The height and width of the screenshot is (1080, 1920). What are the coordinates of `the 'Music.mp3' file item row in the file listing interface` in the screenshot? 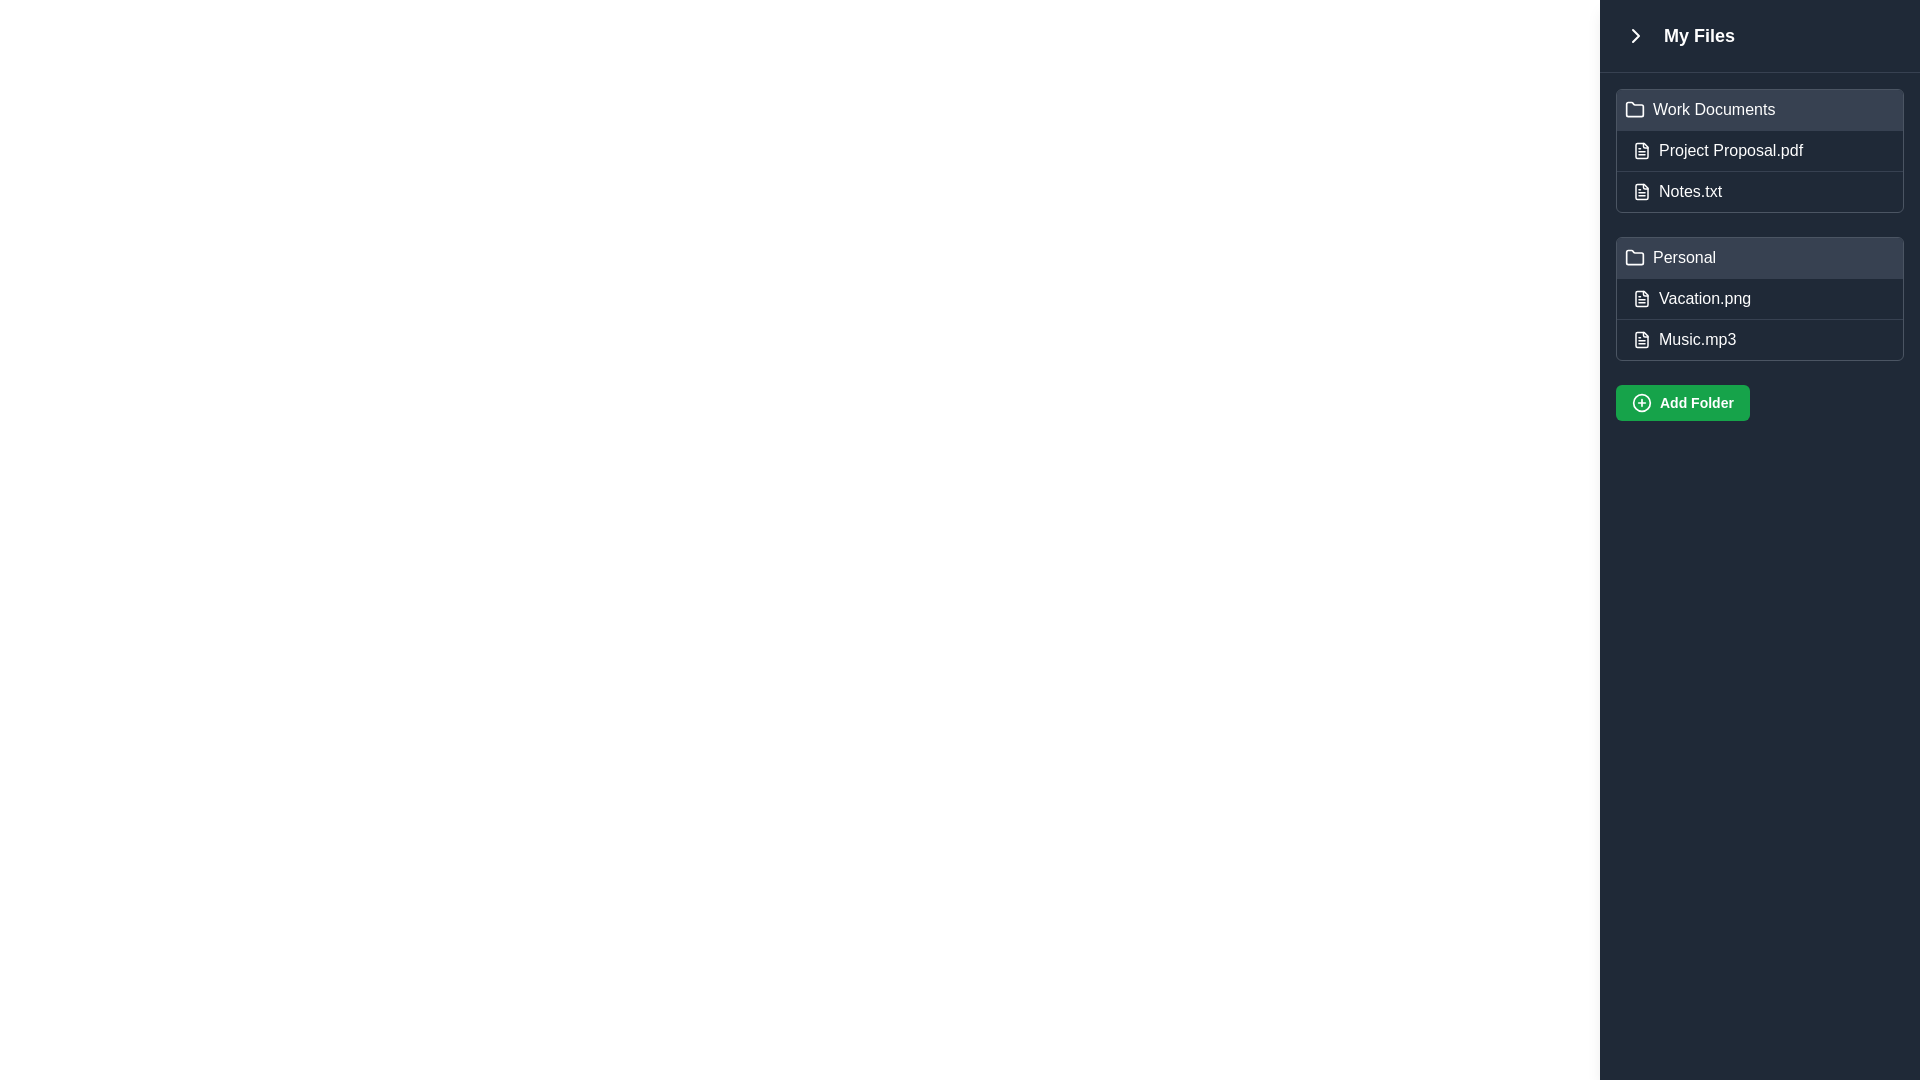 It's located at (1760, 338).